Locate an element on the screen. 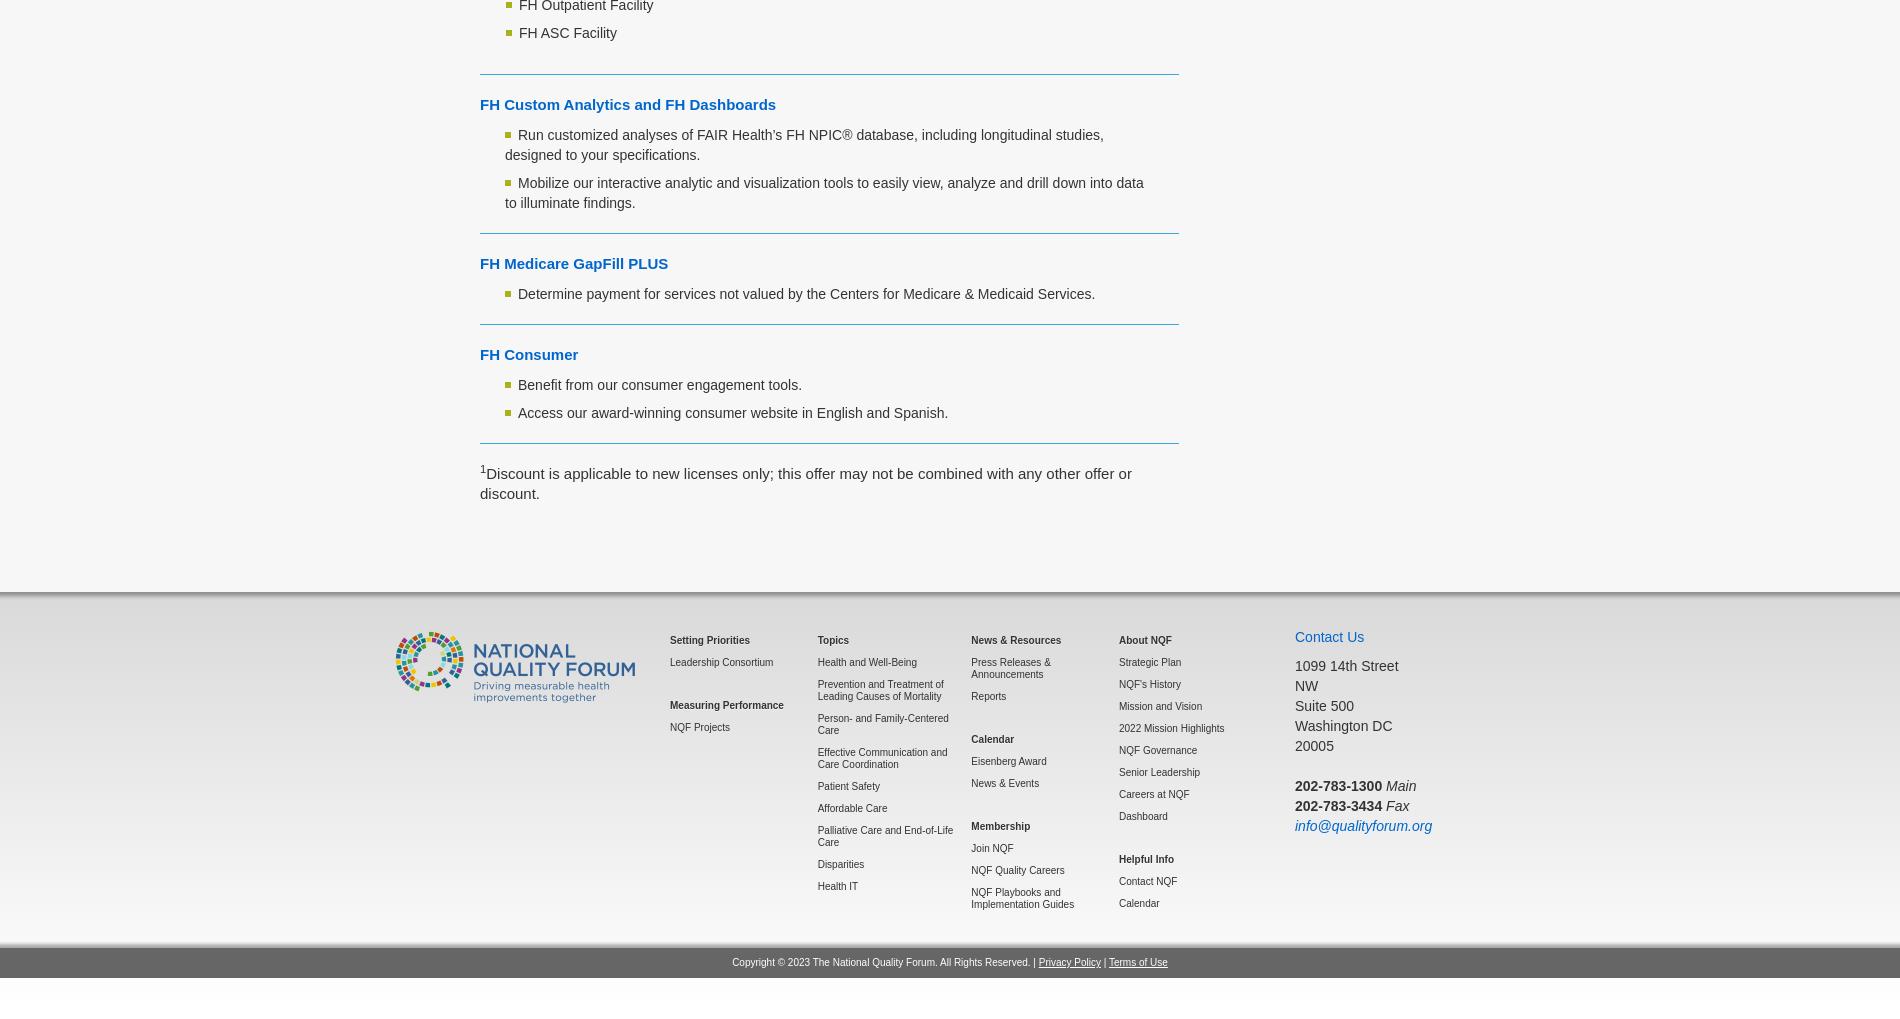 This screenshot has width=1900, height=1019. 'Terms of Use' is located at coordinates (1137, 961).